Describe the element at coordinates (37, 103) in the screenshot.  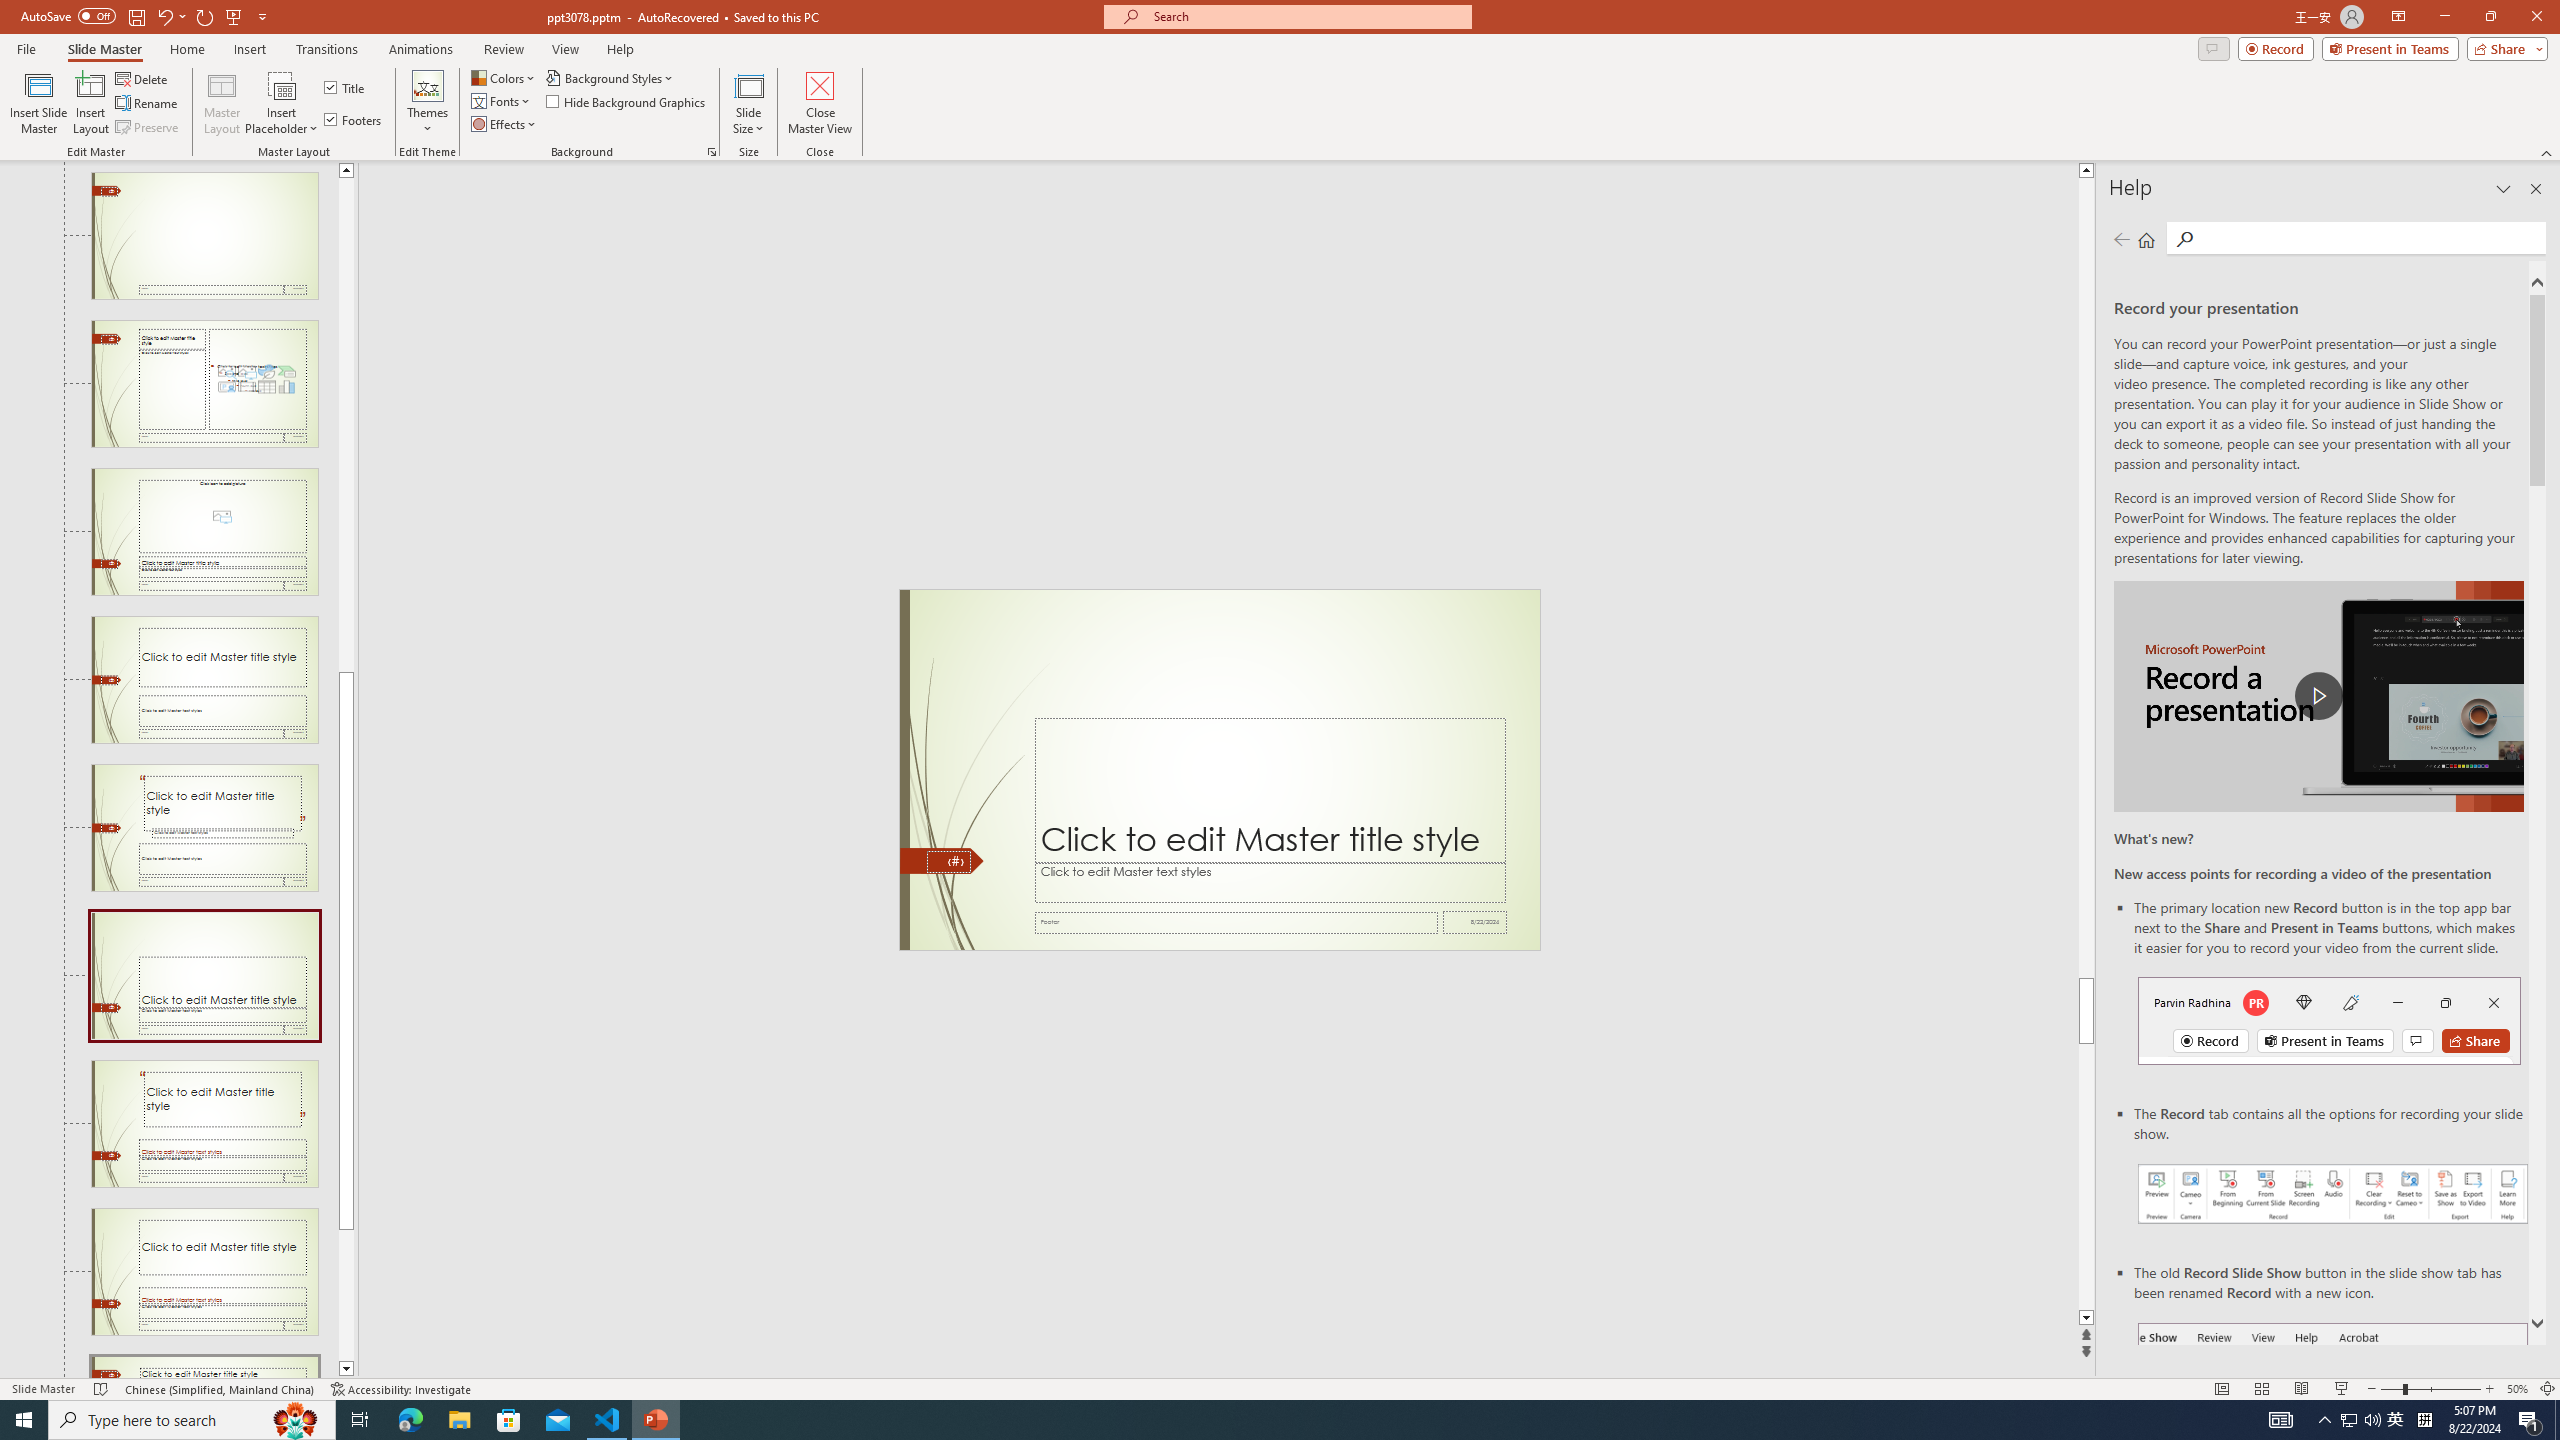
I see `'Insert Slide Master'` at that location.